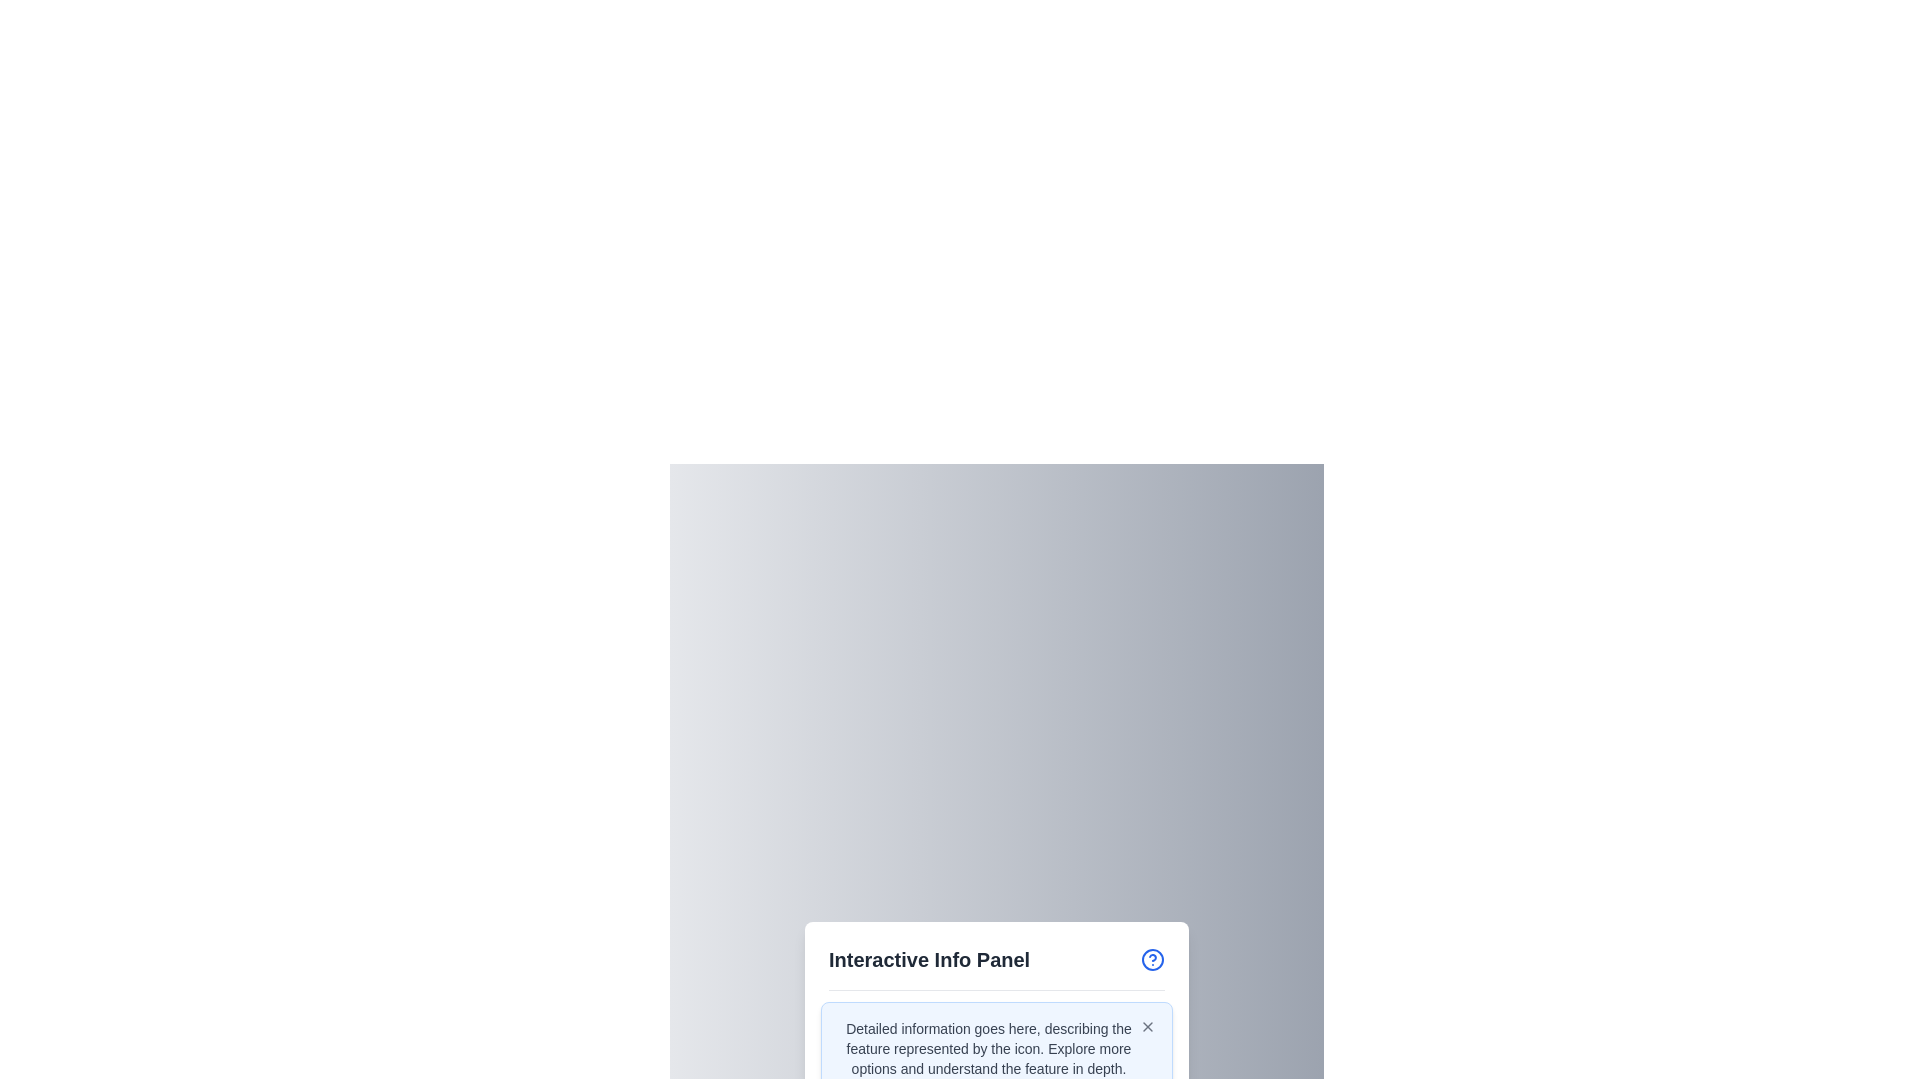 The width and height of the screenshot is (1920, 1080). Describe the element at coordinates (1152, 958) in the screenshot. I see `the outer circular shape of the question mark icon in the Interactive Info Panel located at the far top-right corner` at that location.